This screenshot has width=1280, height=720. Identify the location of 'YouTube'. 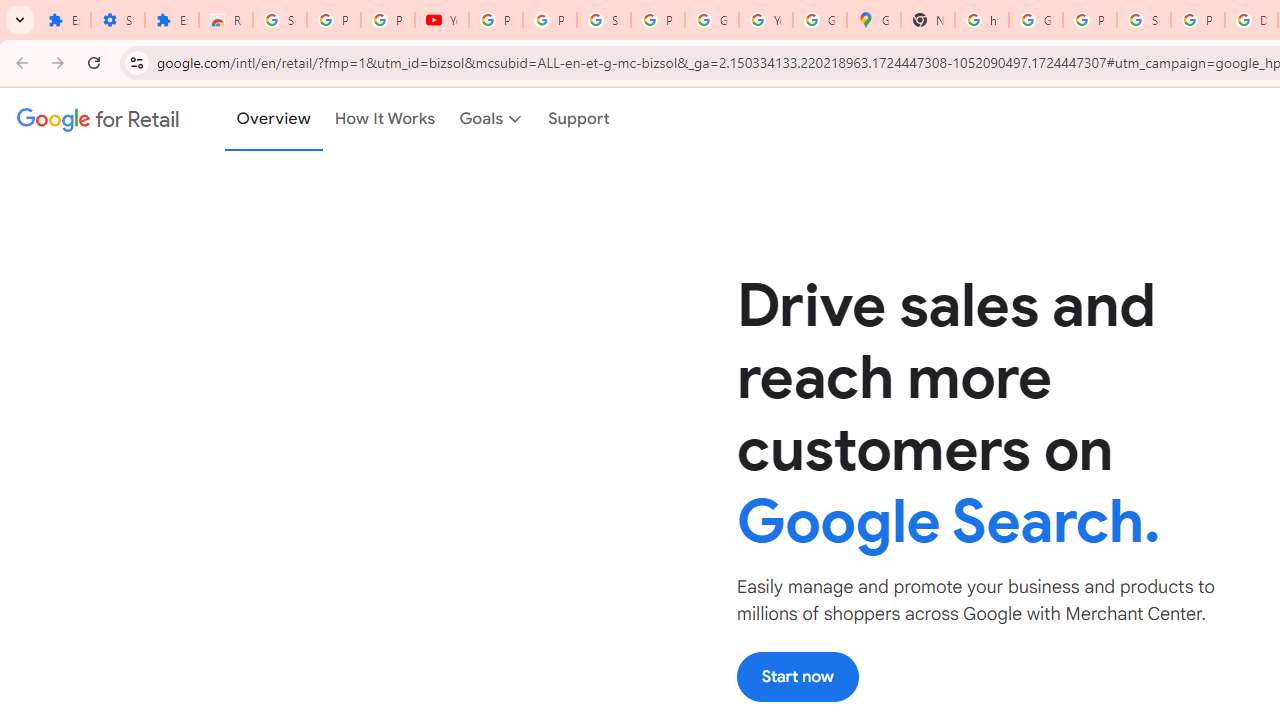
(440, 20).